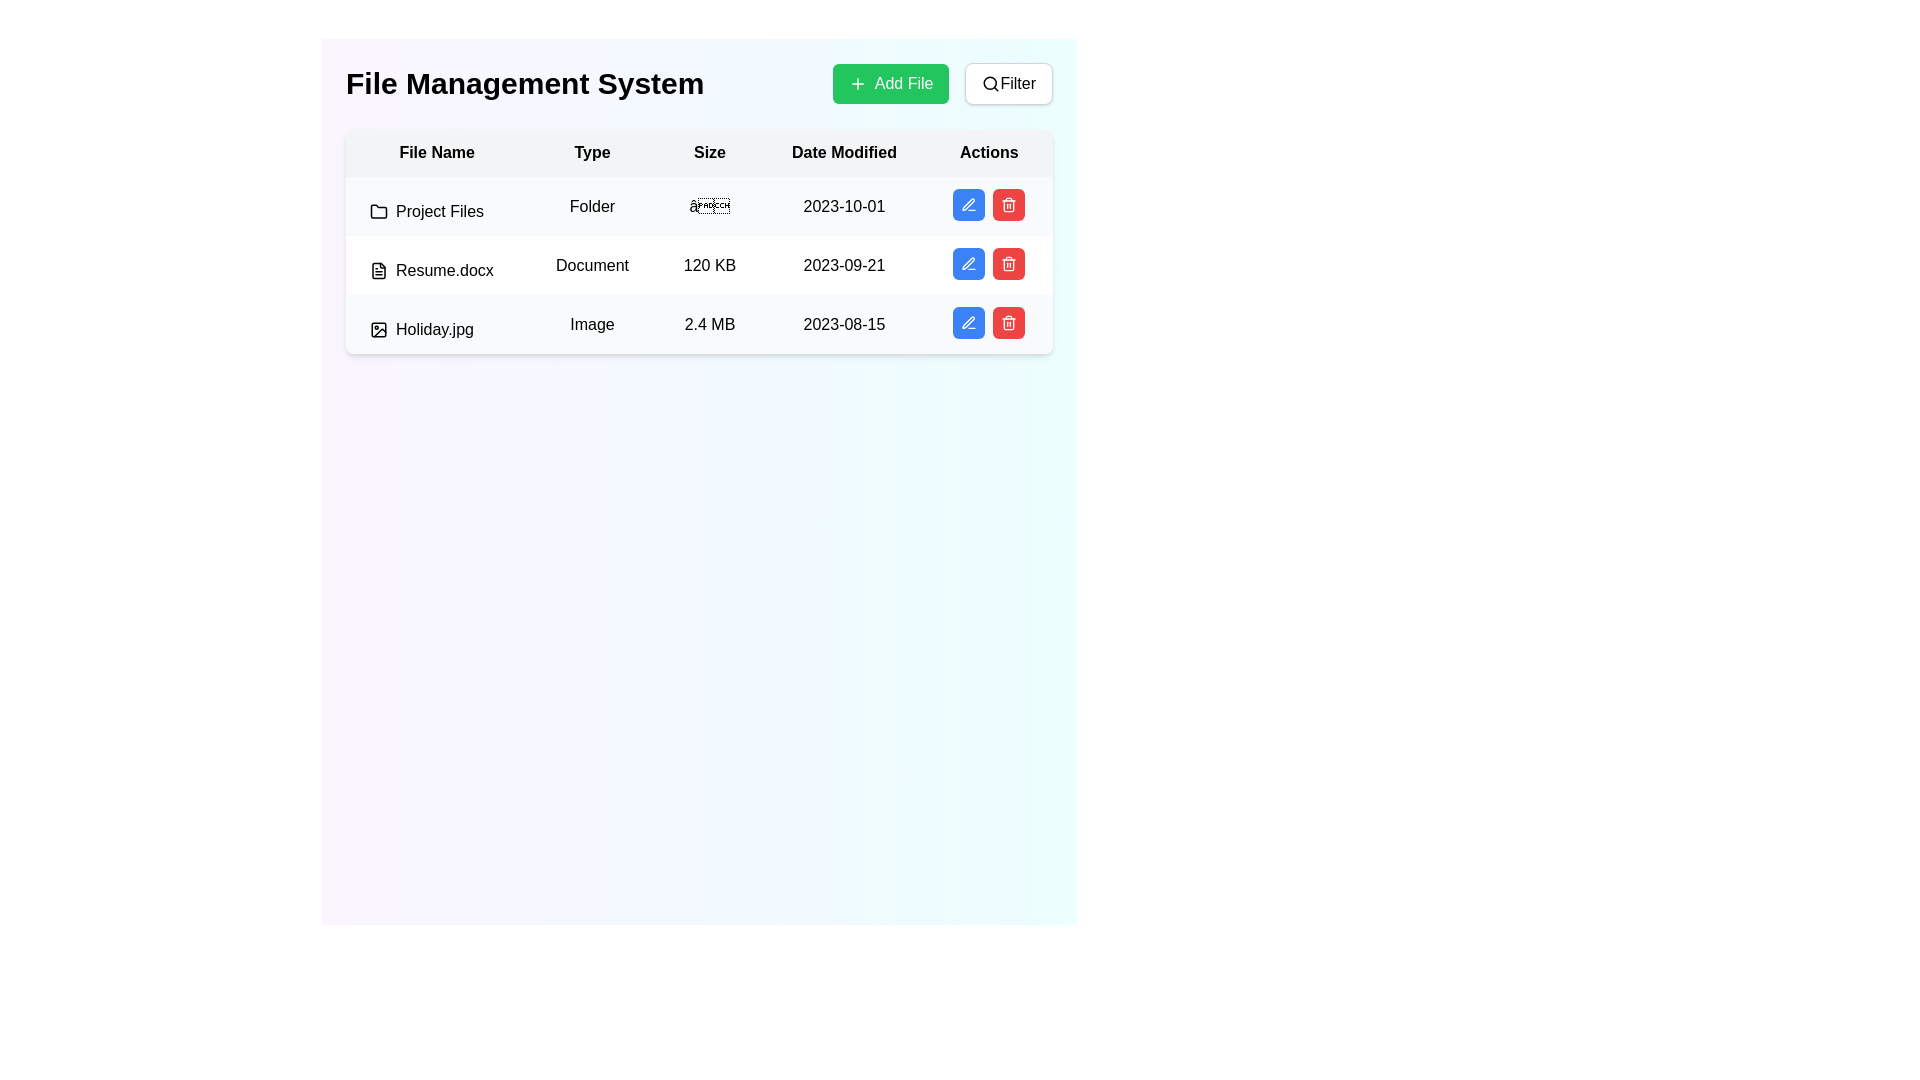  Describe the element at coordinates (379, 270) in the screenshot. I see `the document icon representing 'Resume.docx' in the 'File Name' column of the table` at that location.